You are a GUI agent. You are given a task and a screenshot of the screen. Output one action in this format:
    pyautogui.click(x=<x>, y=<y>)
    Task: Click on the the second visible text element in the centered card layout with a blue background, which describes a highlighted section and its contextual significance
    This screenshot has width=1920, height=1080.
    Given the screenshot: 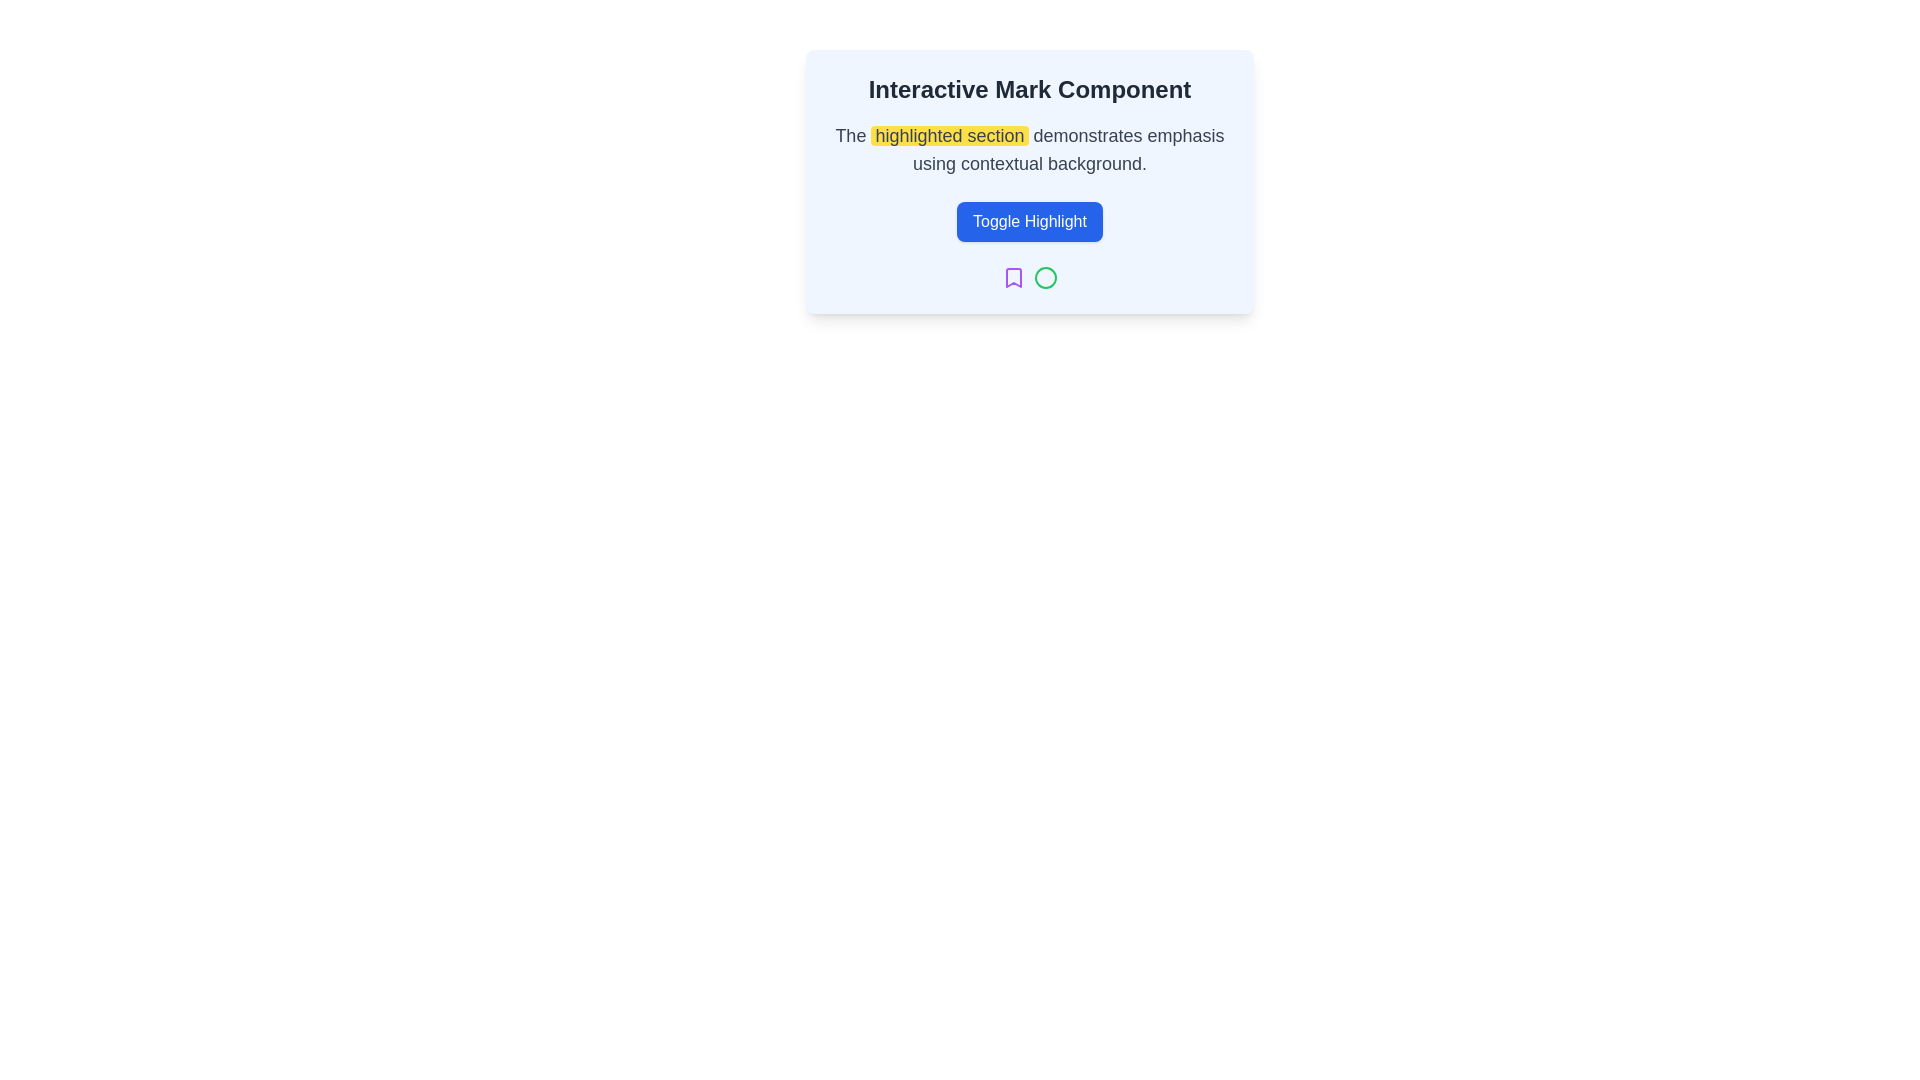 What is the action you would take?
    pyautogui.click(x=1030, y=149)
    